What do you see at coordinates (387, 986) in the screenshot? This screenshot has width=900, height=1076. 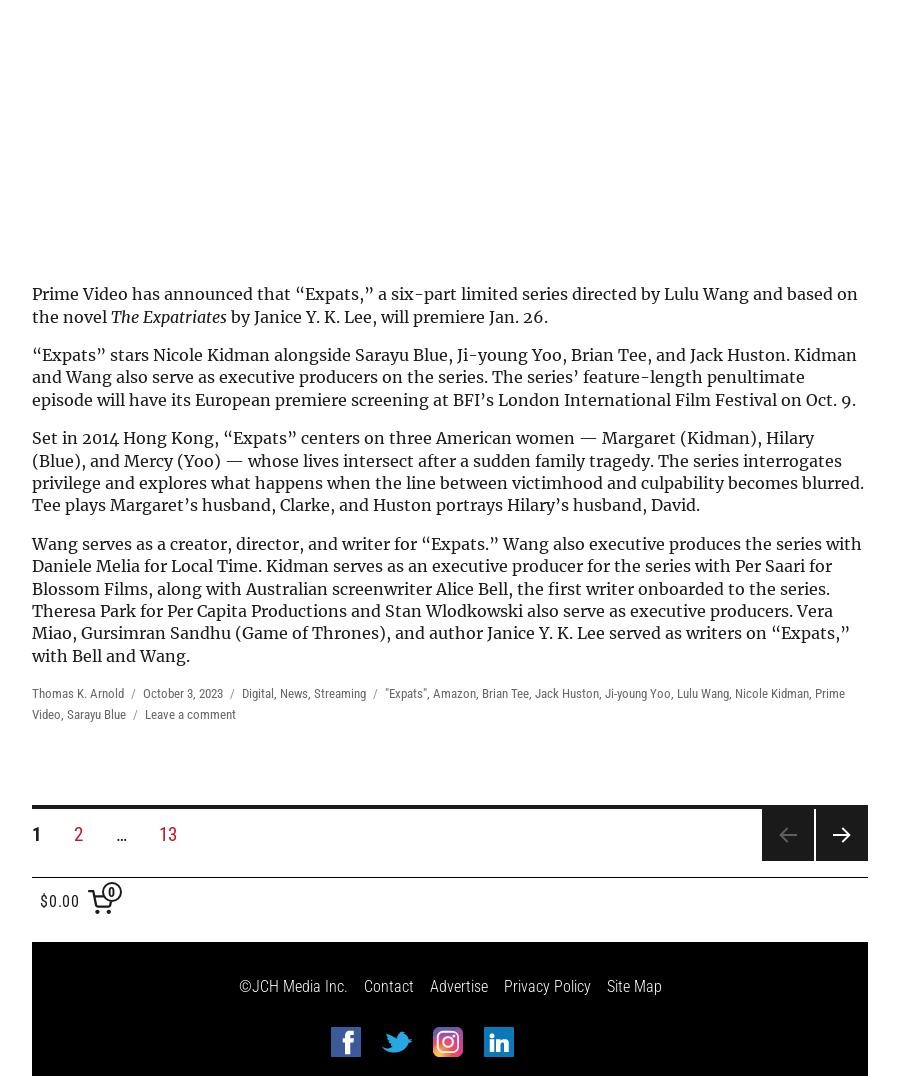 I see `'Contact'` at bounding box center [387, 986].